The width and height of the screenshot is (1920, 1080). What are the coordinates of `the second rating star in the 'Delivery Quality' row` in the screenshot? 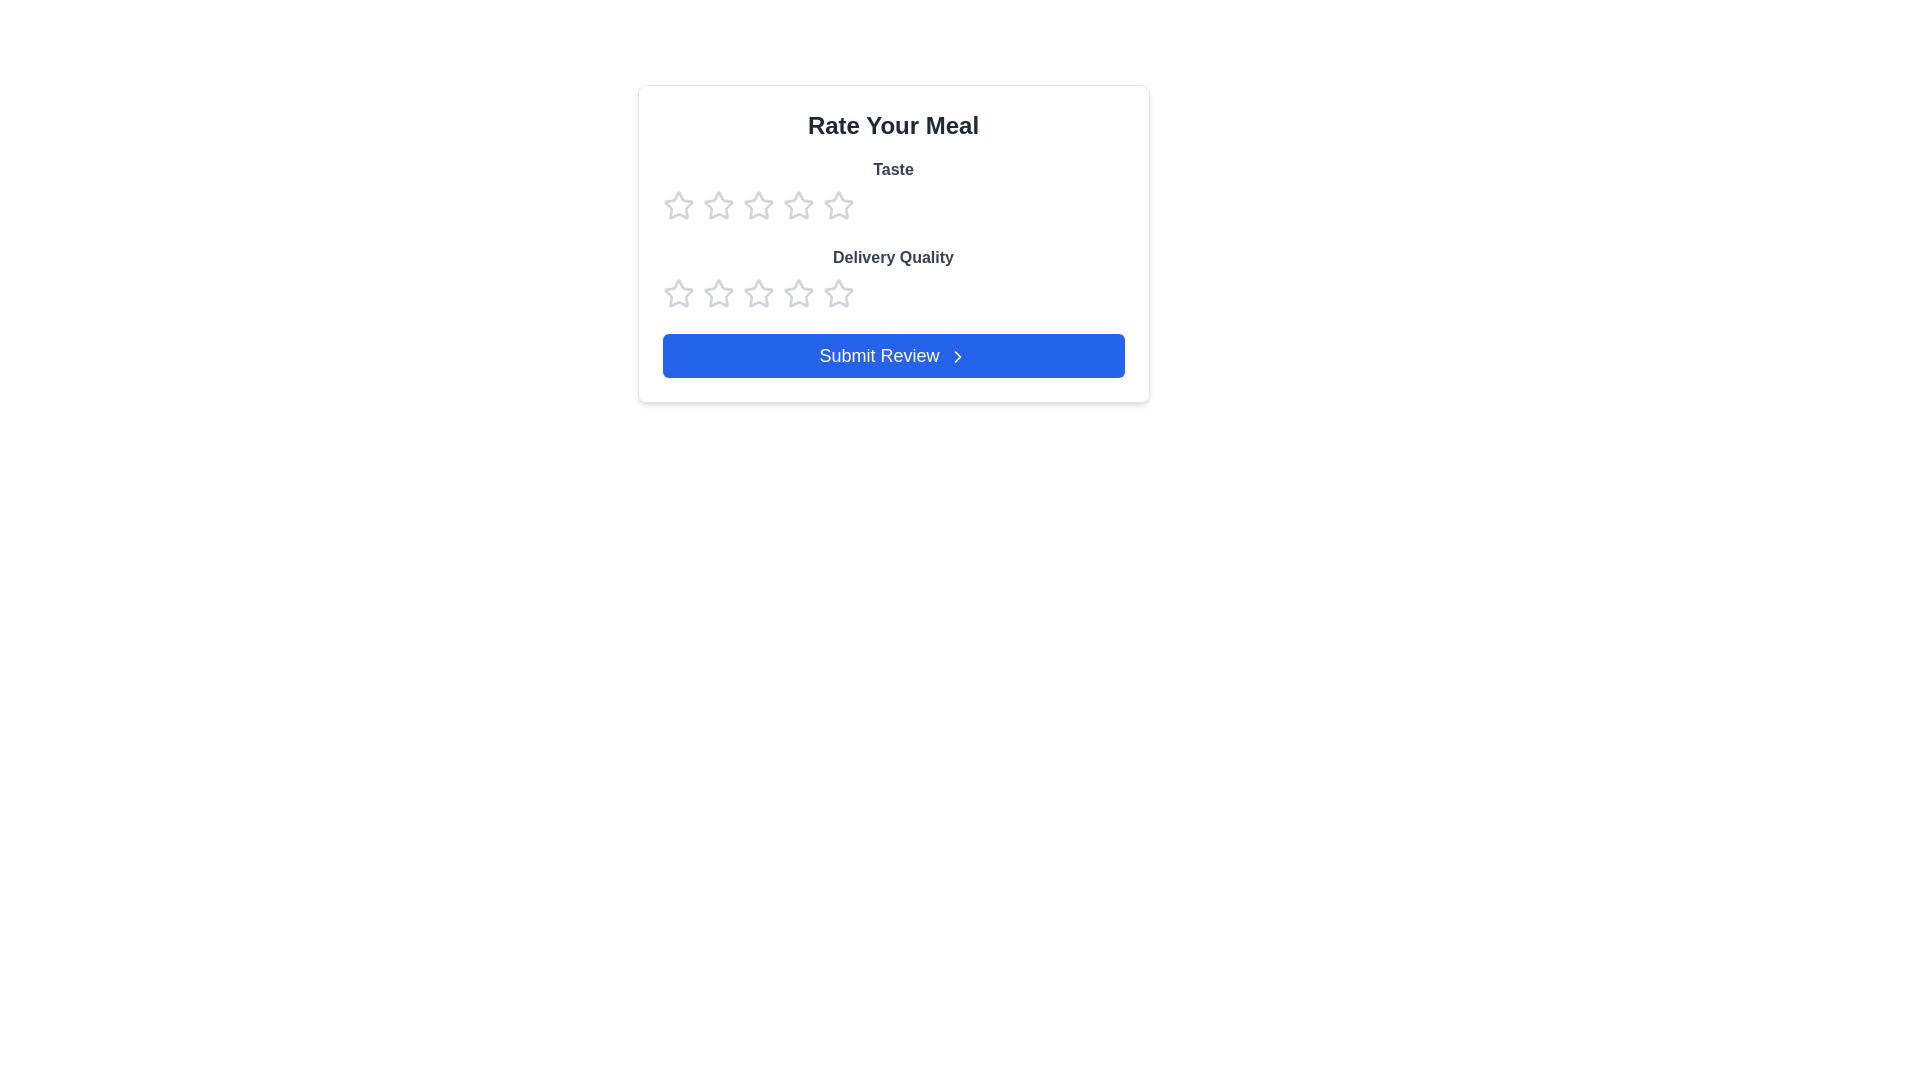 It's located at (718, 293).